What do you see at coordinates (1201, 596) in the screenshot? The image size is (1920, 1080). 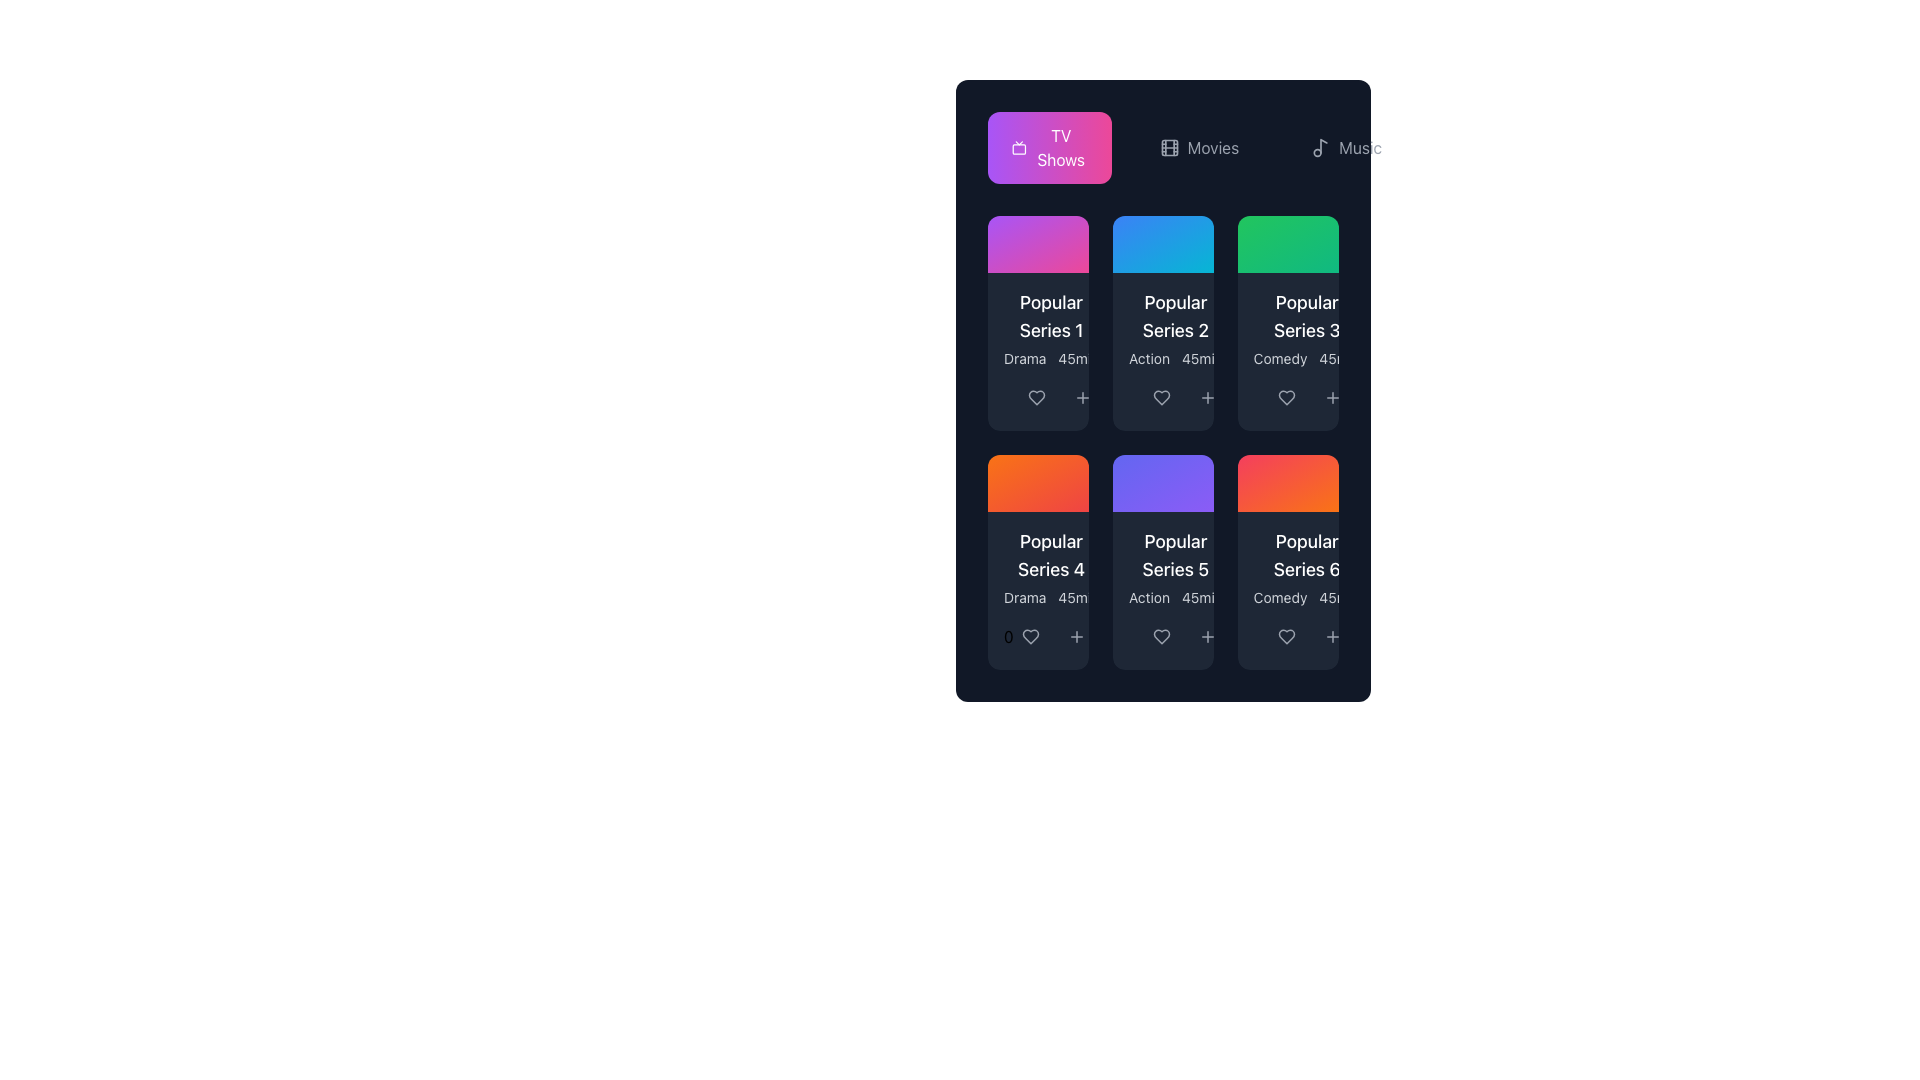 I see `text label displaying '45min' located at the bottom of the 'Popular Series 5' card in the grid layout` at bounding box center [1201, 596].